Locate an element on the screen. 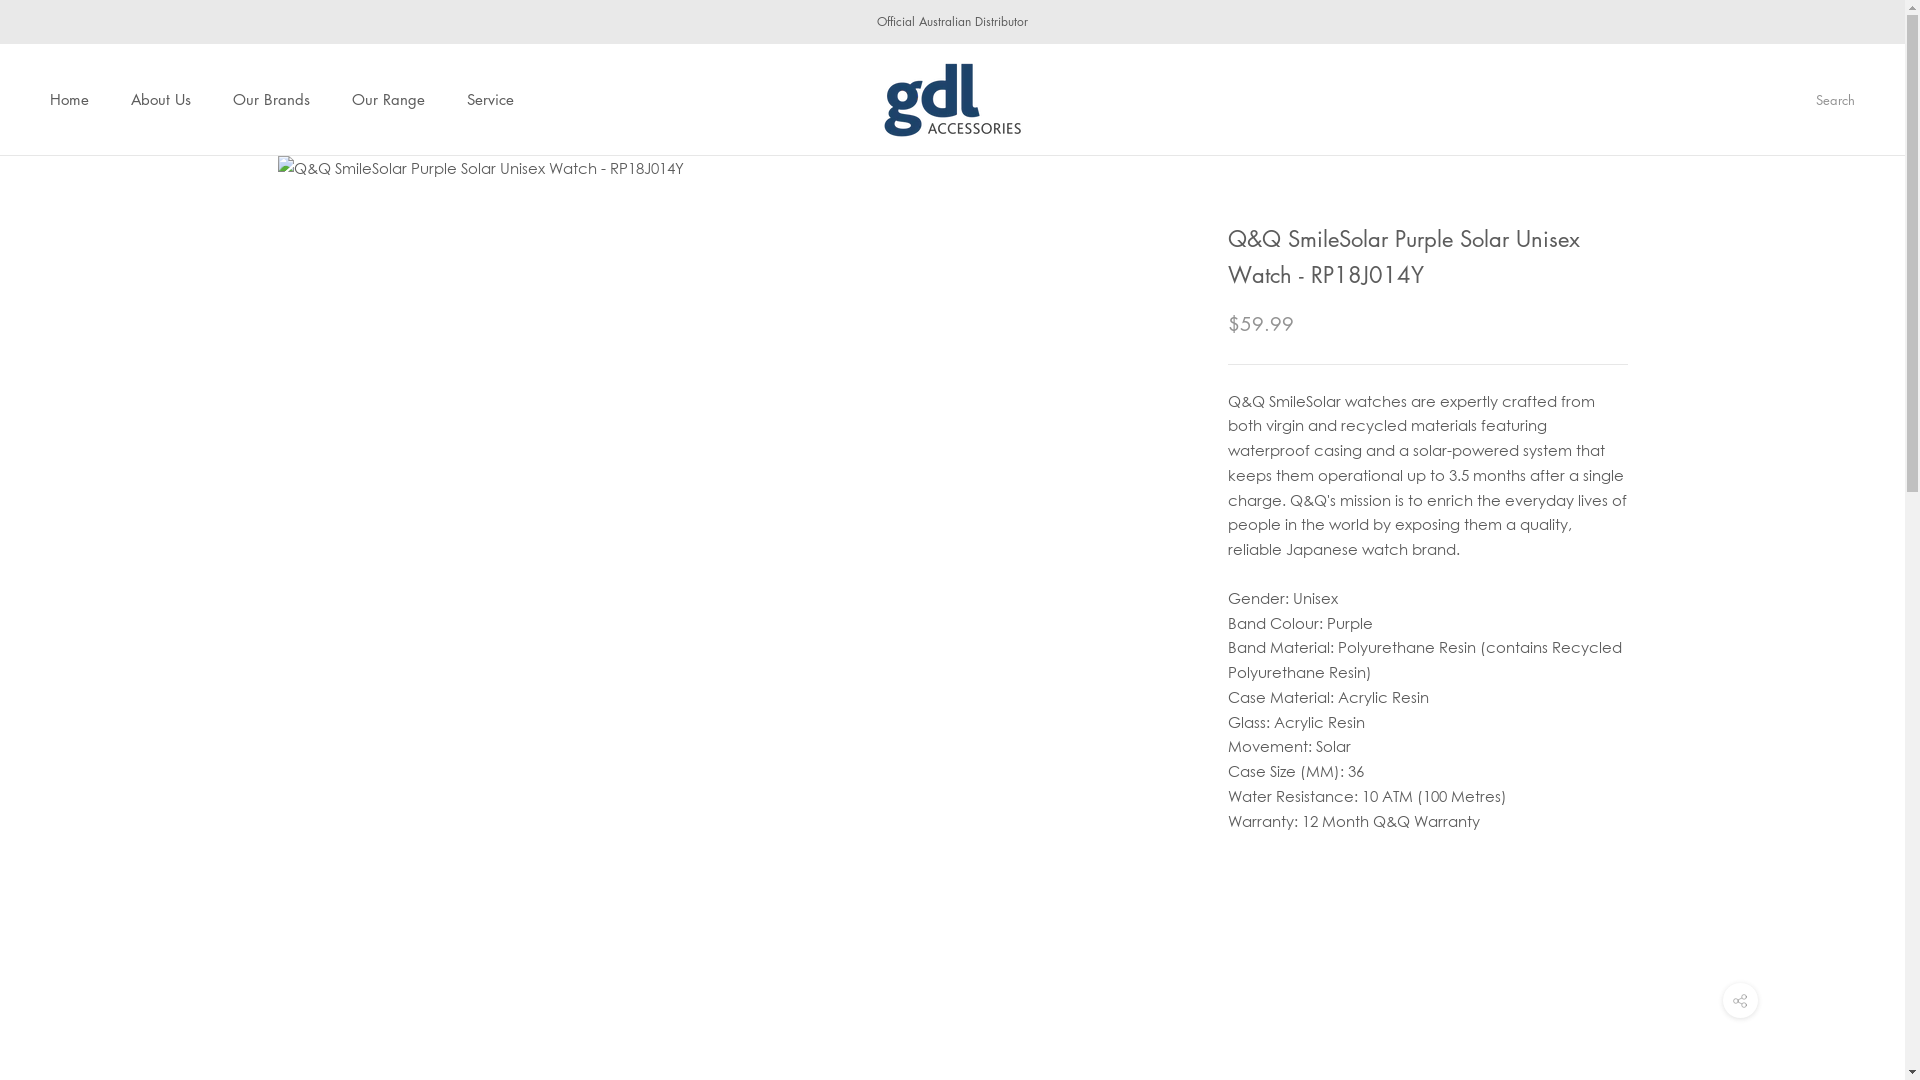 This screenshot has width=1920, height=1080. 'Official Australian Distributor' is located at coordinates (877, 21).